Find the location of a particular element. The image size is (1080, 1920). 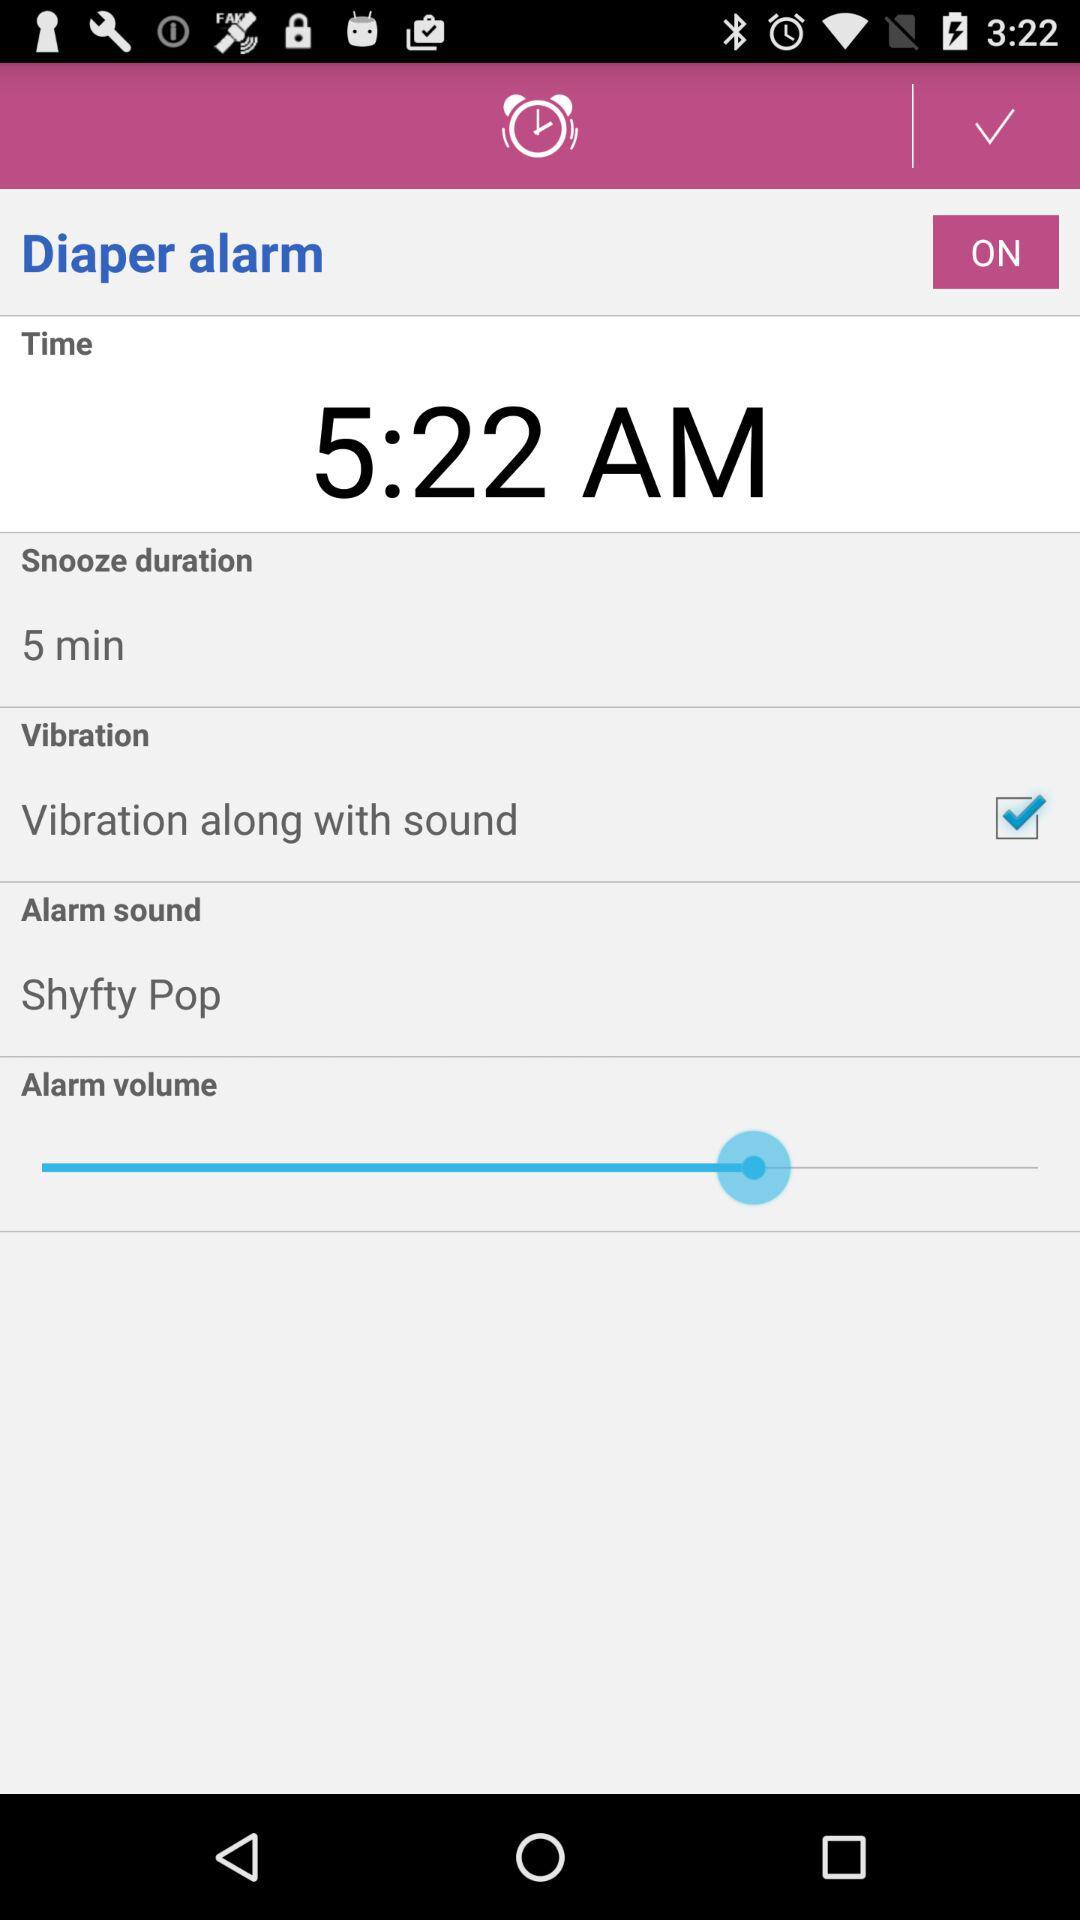

the shyfty pop is located at coordinates (550, 993).